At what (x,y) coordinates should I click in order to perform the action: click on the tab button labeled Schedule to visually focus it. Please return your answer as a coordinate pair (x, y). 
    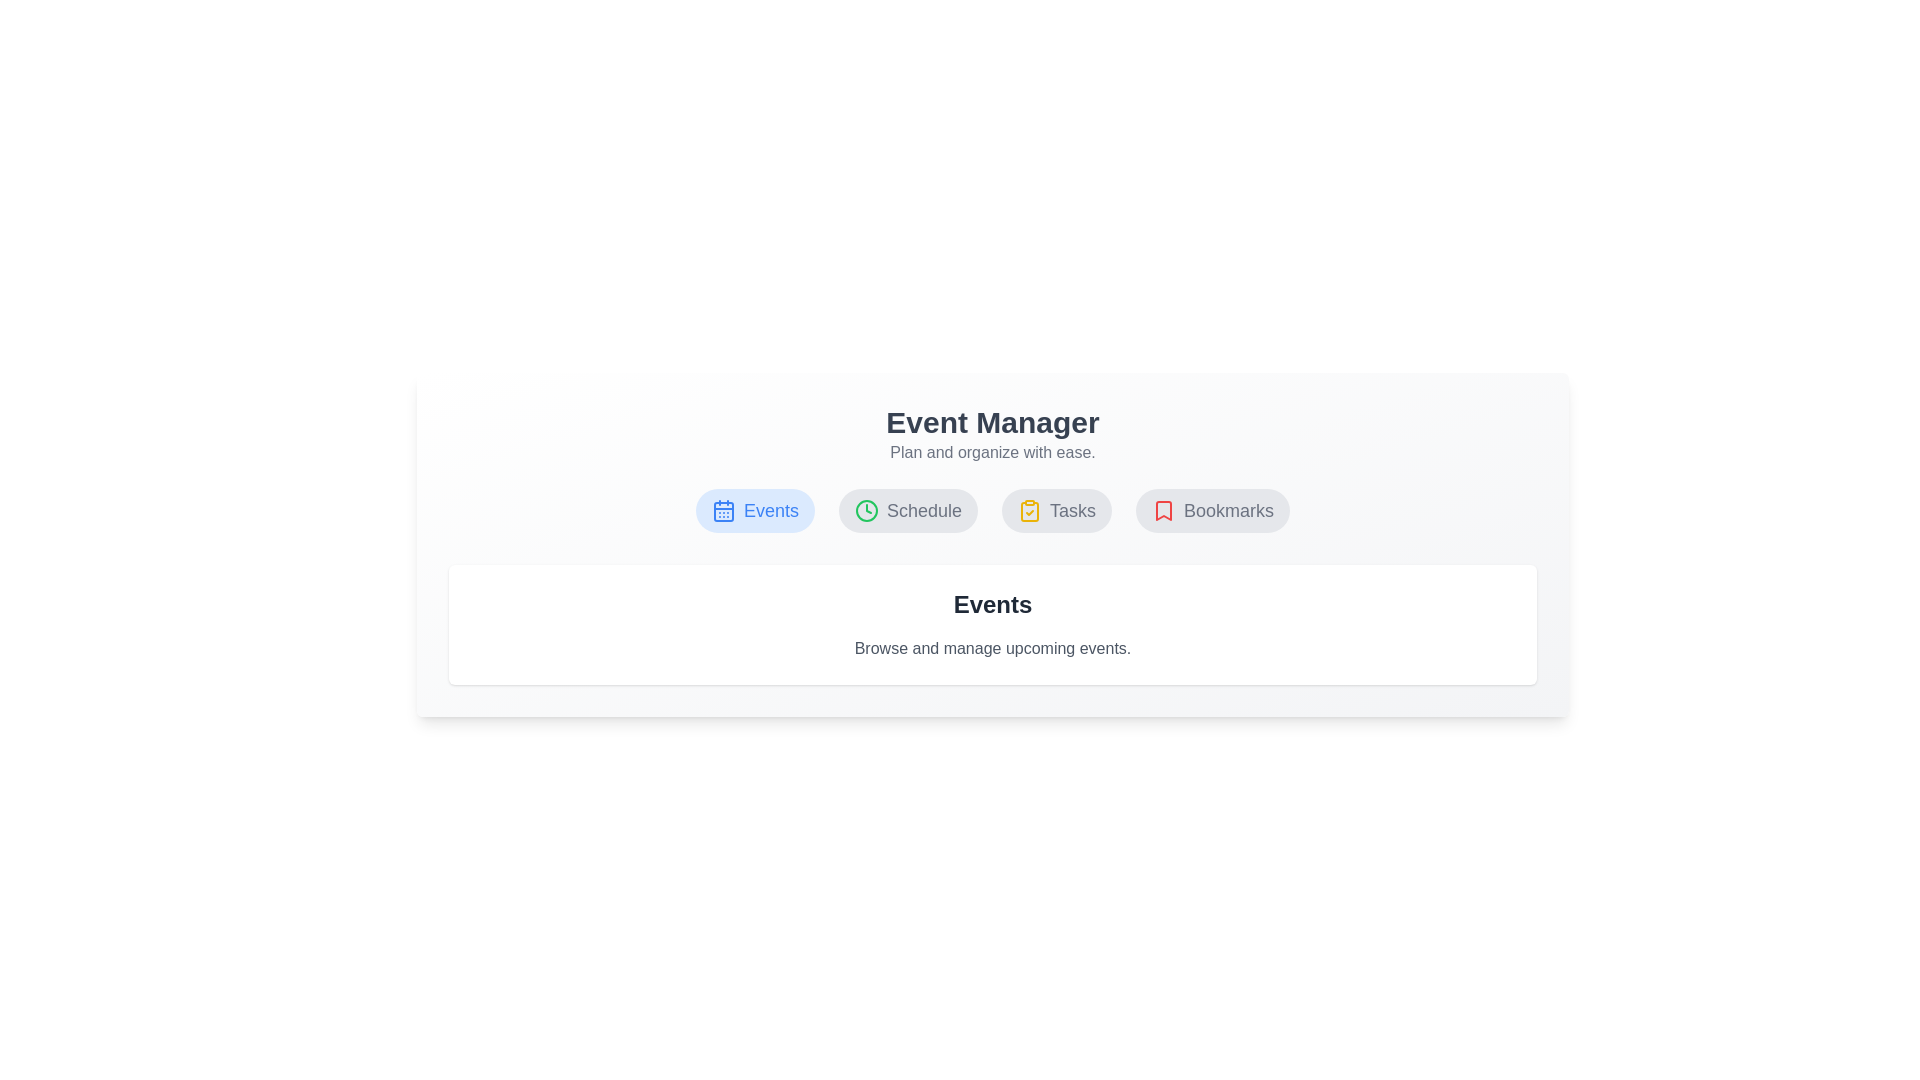
    Looking at the image, I should click on (906, 509).